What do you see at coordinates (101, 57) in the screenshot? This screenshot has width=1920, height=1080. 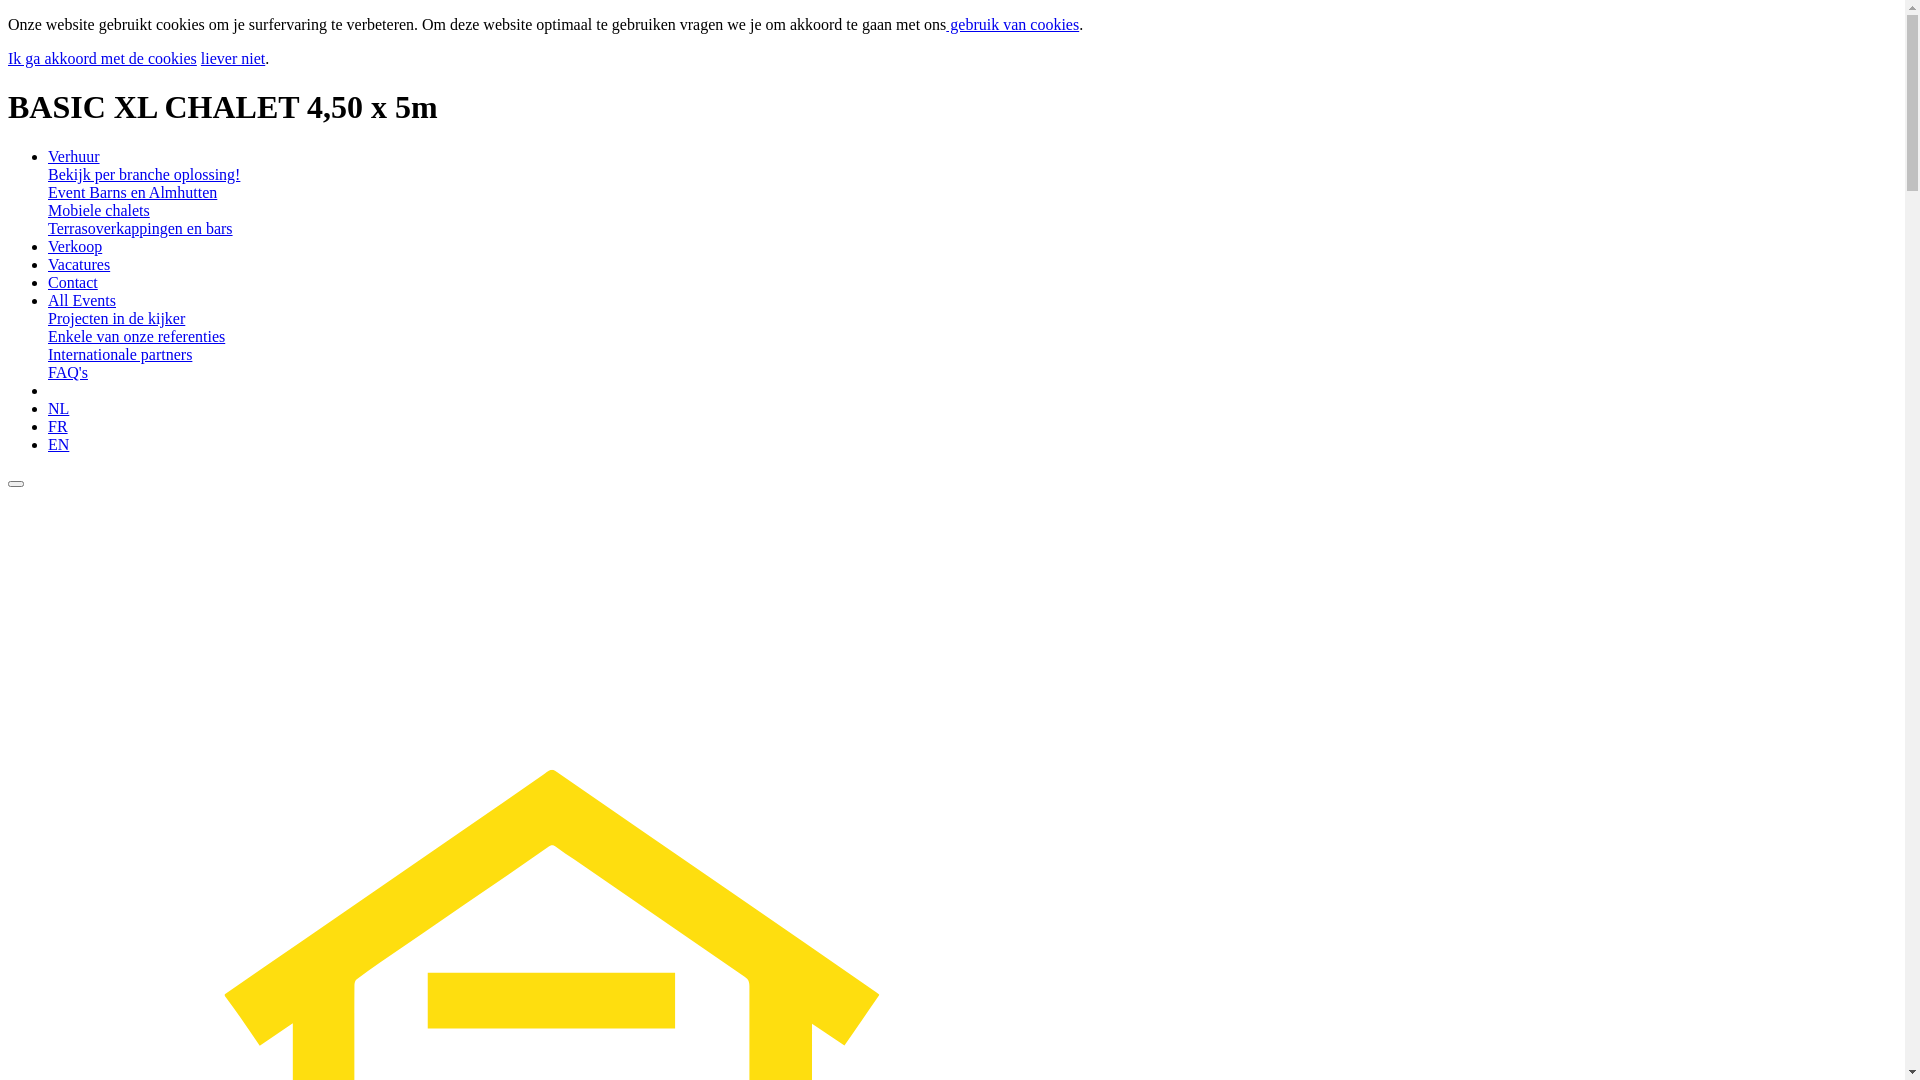 I see `'Ik ga akkoord met de cookies'` at bounding box center [101, 57].